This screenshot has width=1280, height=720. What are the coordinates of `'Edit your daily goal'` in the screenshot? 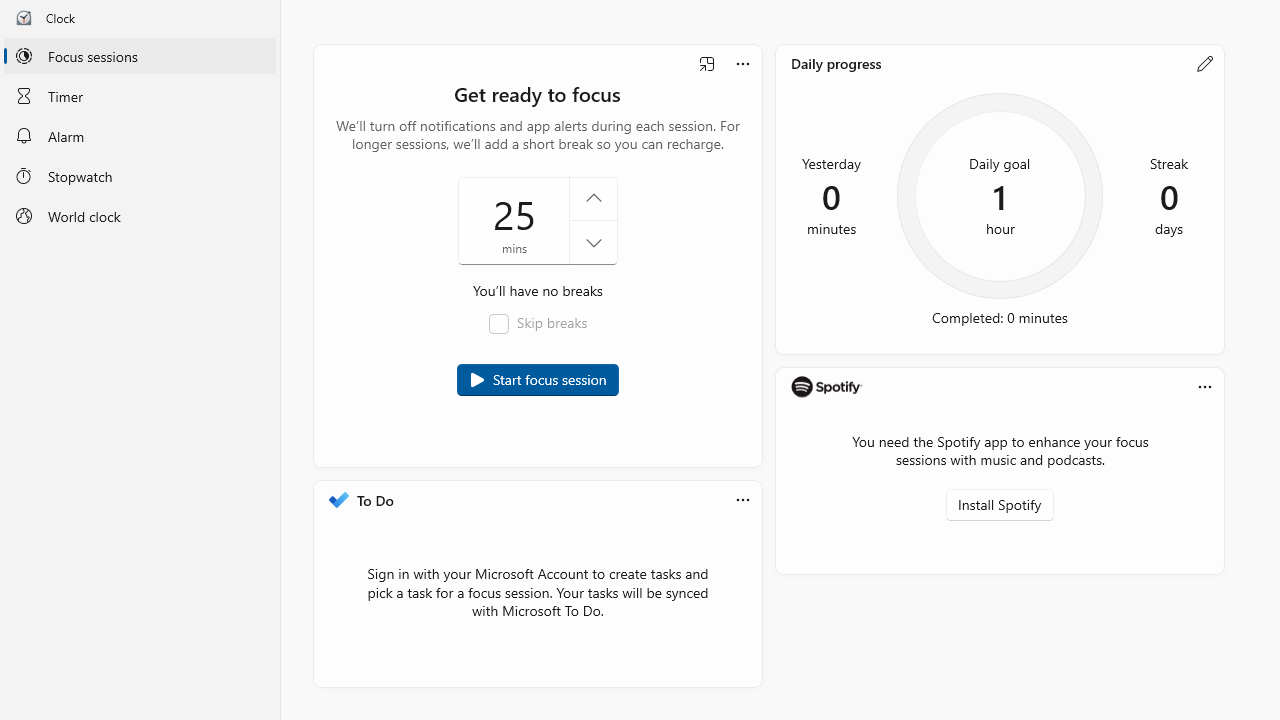 It's located at (1204, 63).